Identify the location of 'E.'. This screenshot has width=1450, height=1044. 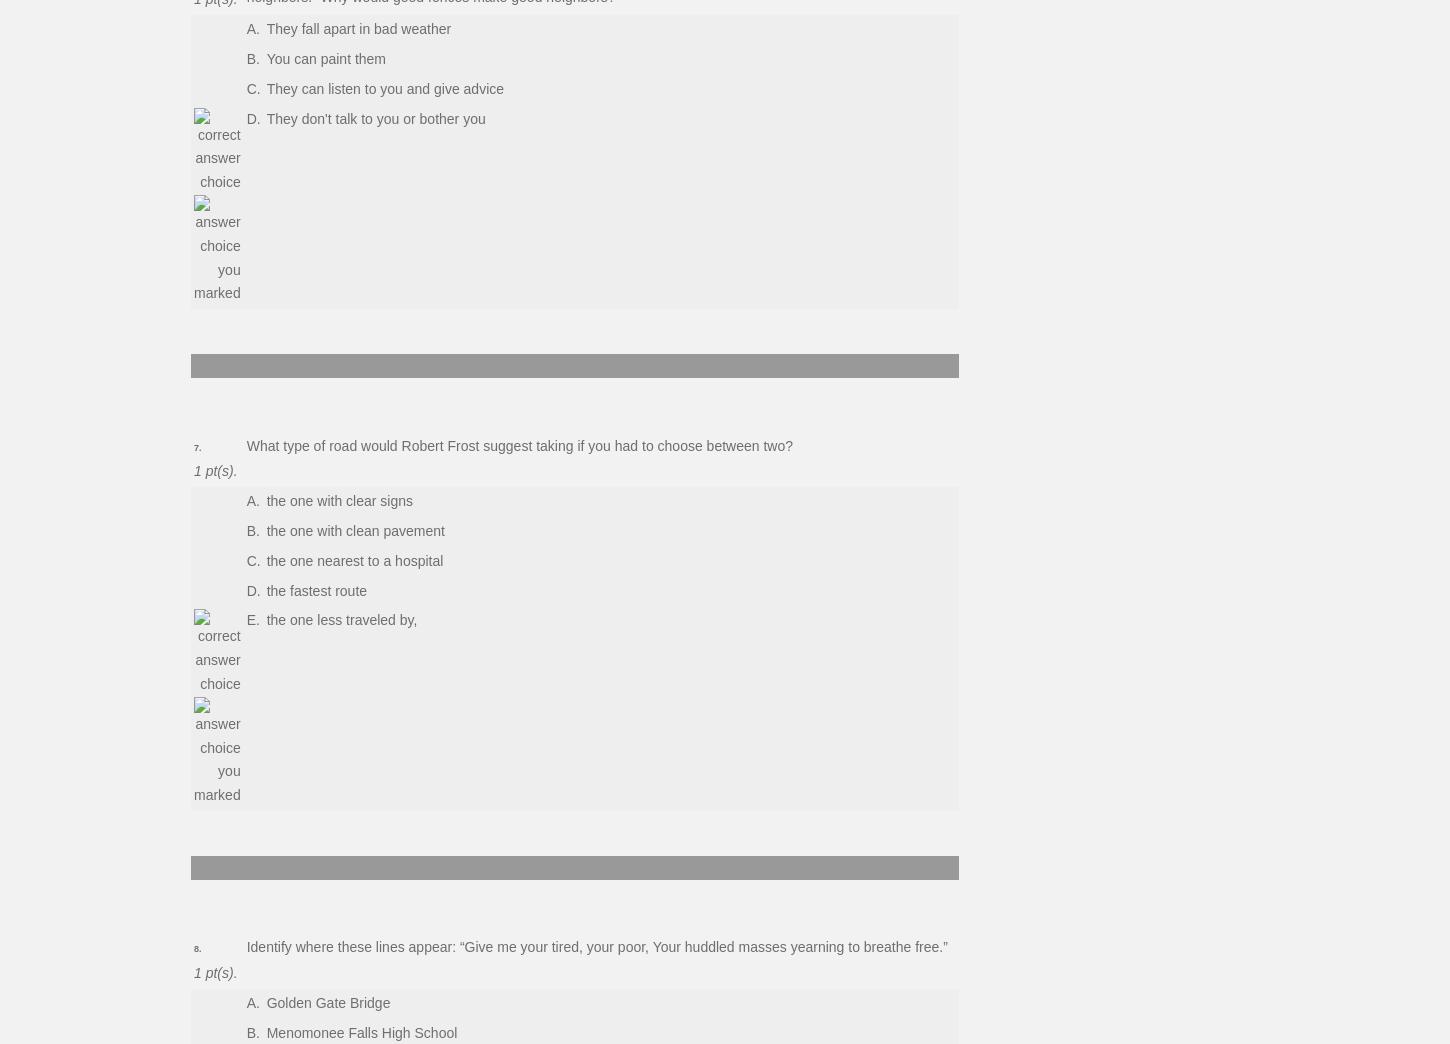
(252, 620).